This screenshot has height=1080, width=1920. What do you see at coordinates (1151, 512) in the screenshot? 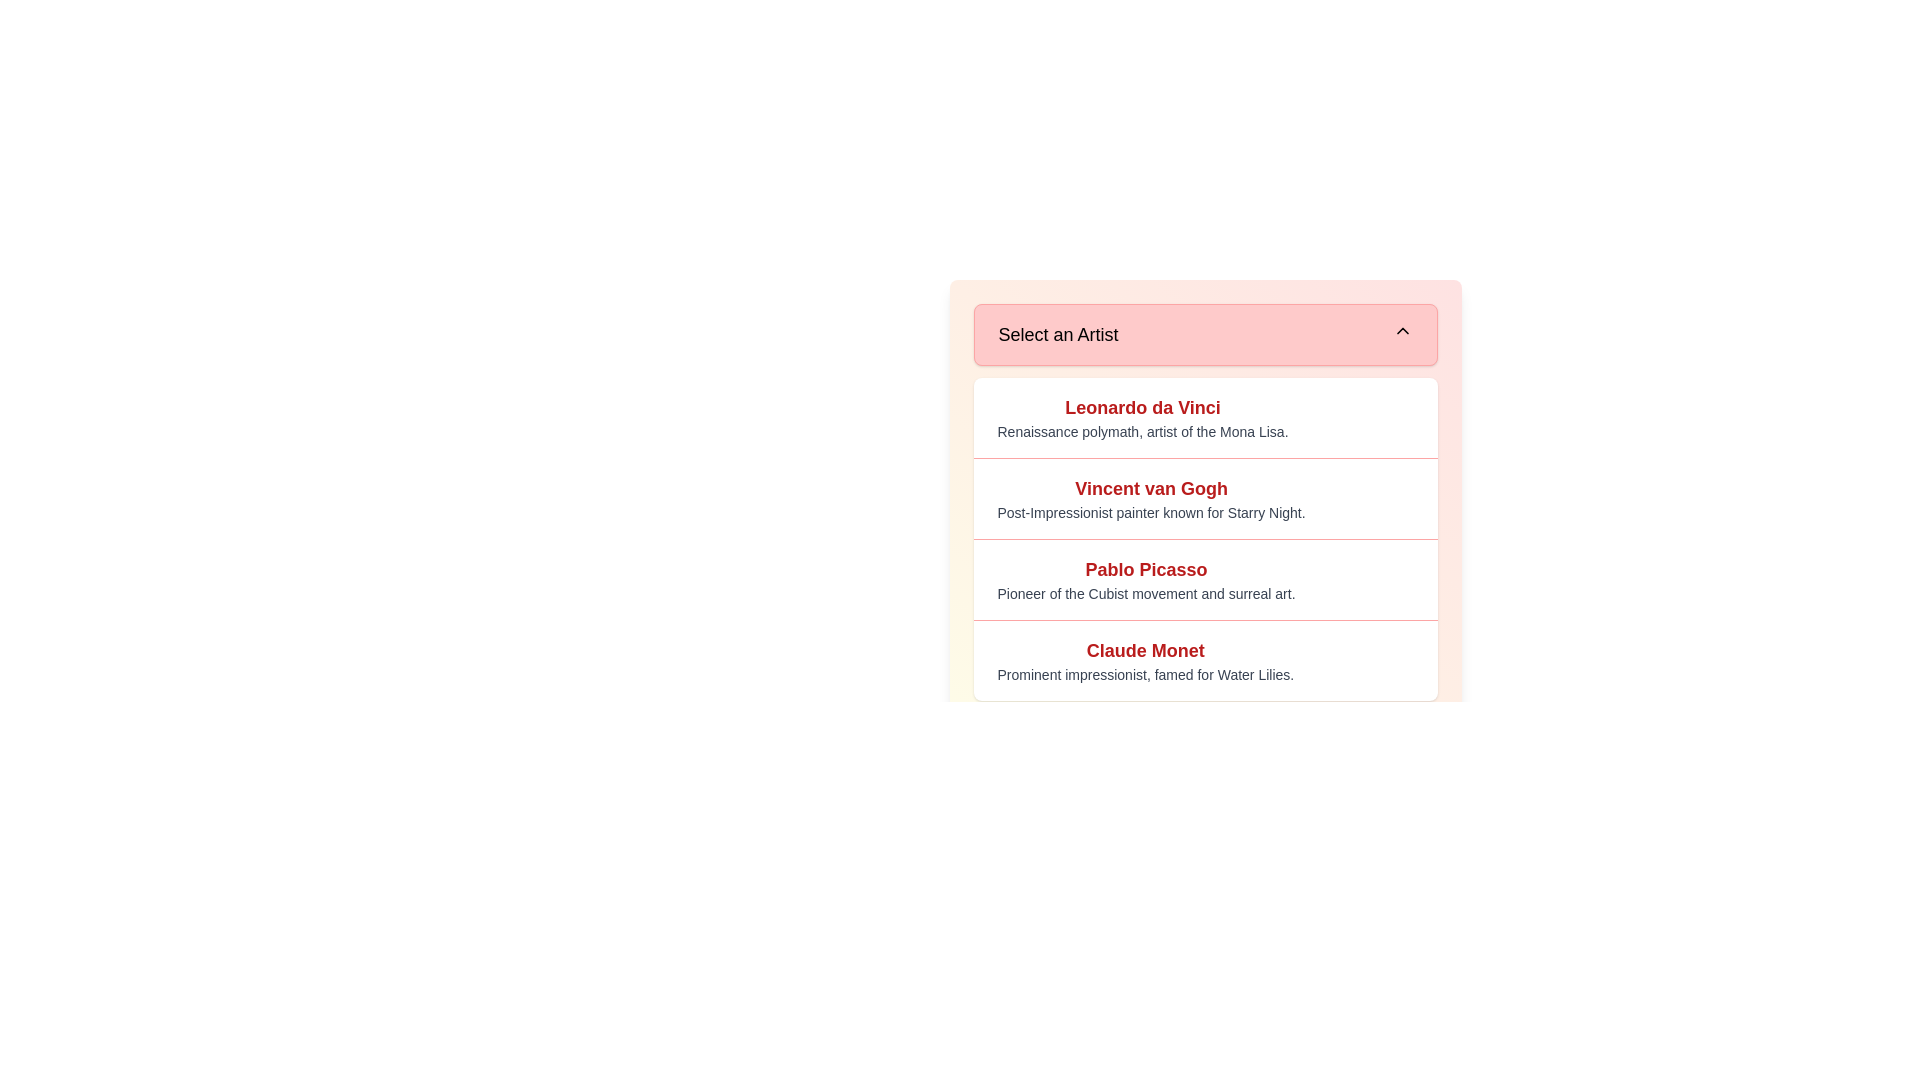
I see `additional descriptive information about the artist Vincent van Gogh, which is located directly beneath the title in the dropdown list entry group` at bounding box center [1151, 512].